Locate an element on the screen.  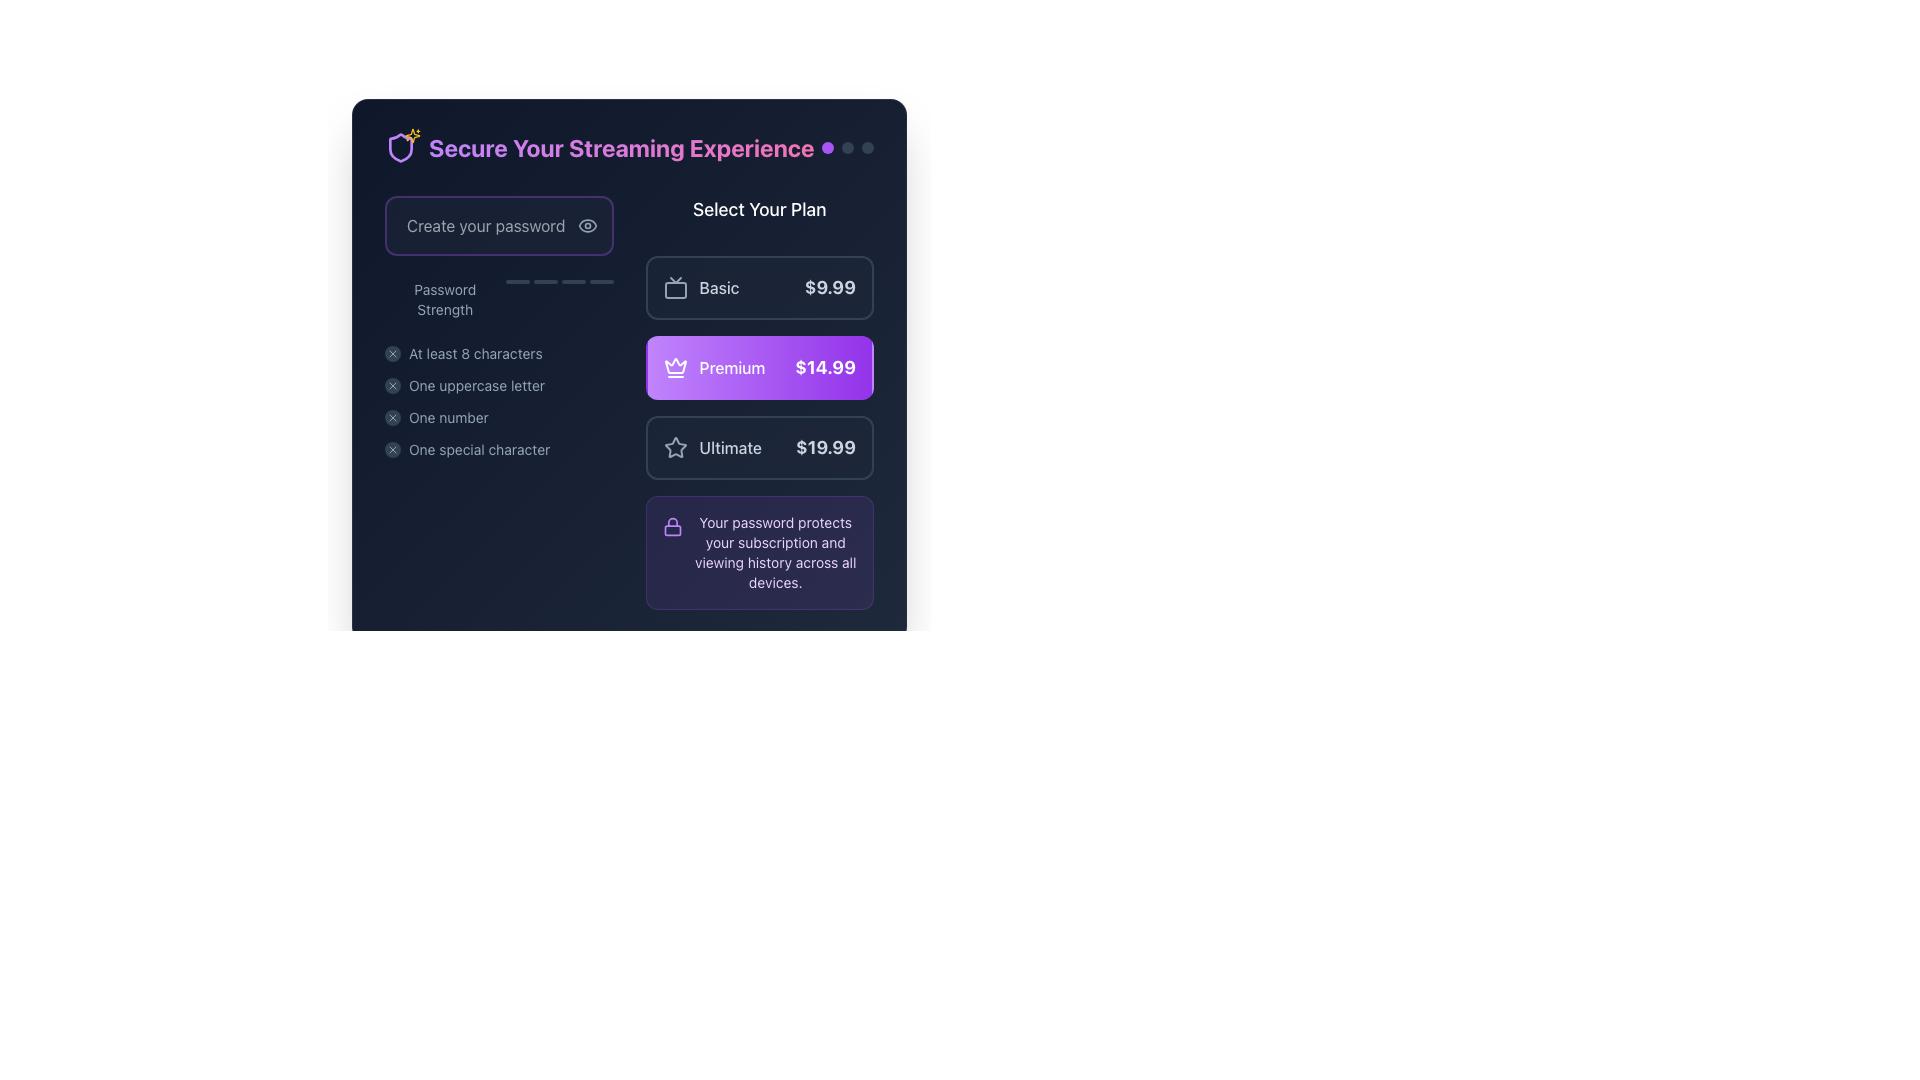
the Text Heading located at the top center of the user interface is located at coordinates (598, 146).